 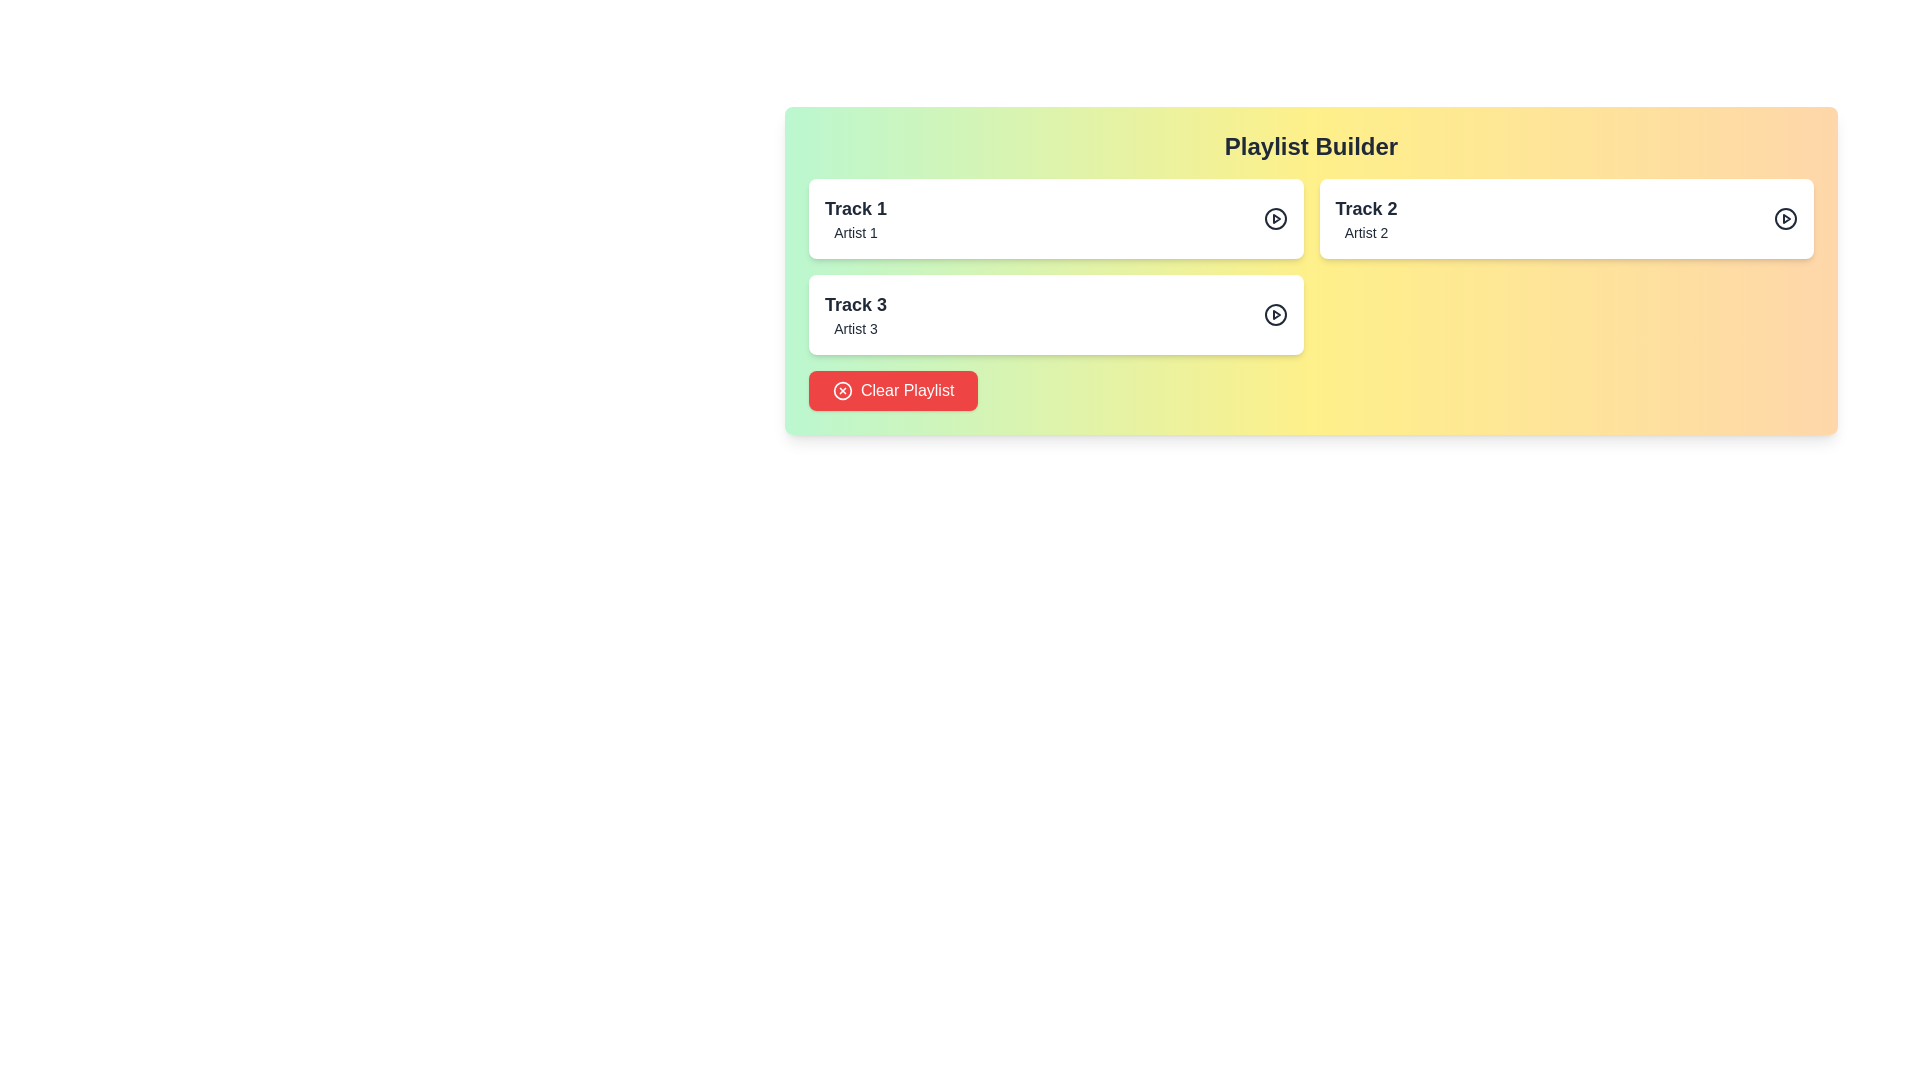 What do you see at coordinates (1055, 219) in the screenshot?
I see `the track 1 to observe the hover effect` at bounding box center [1055, 219].